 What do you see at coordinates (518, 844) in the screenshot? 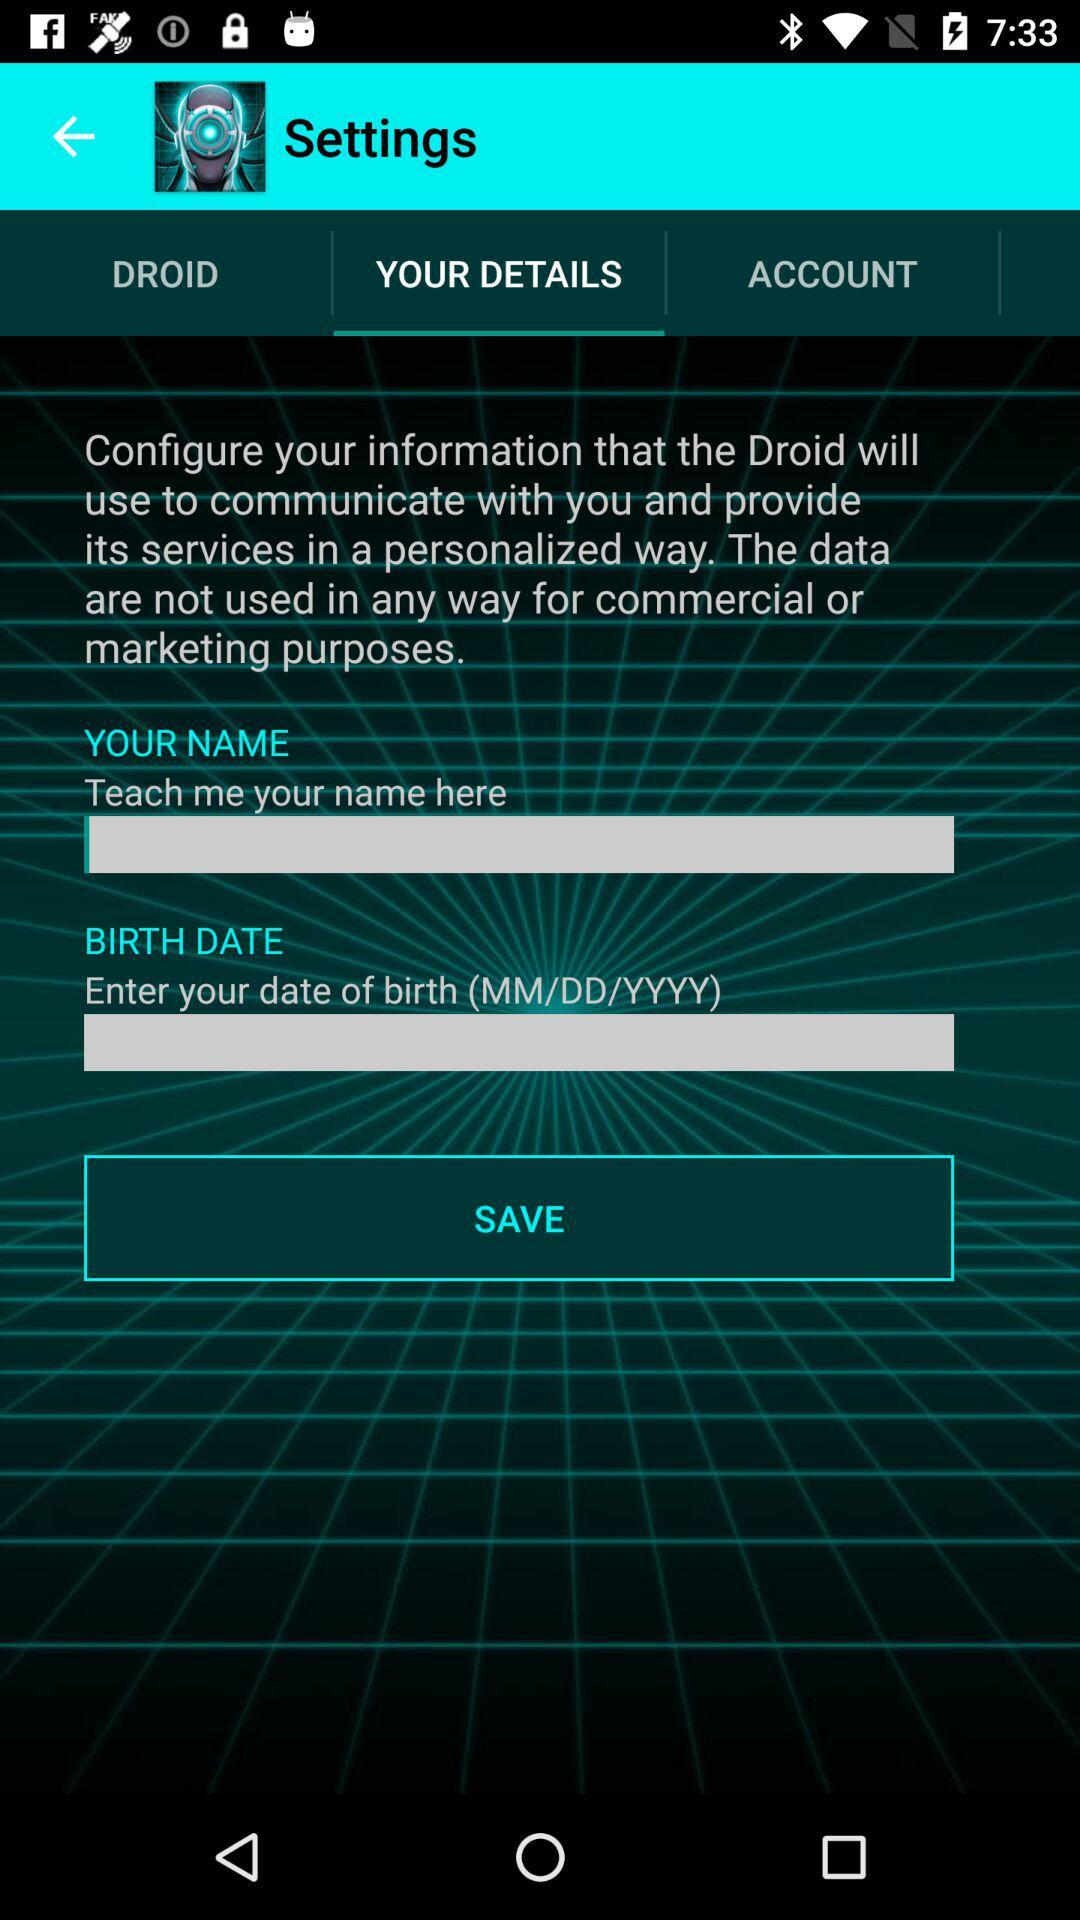
I see `name` at bounding box center [518, 844].